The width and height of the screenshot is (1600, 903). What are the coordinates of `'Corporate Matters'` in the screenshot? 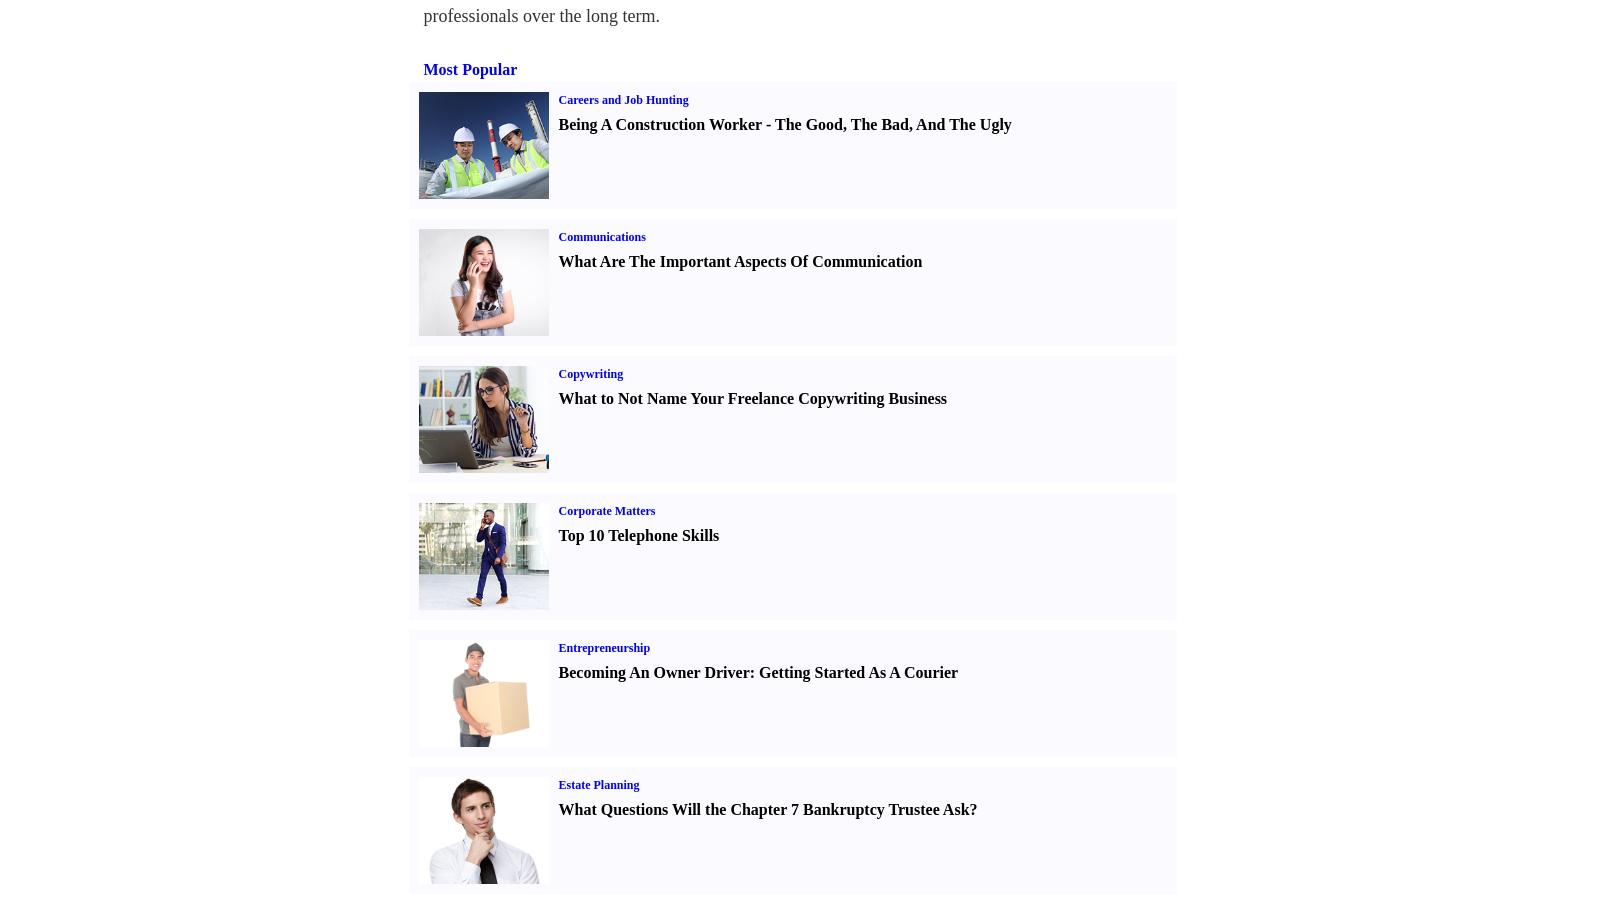 It's located at (606, 511).